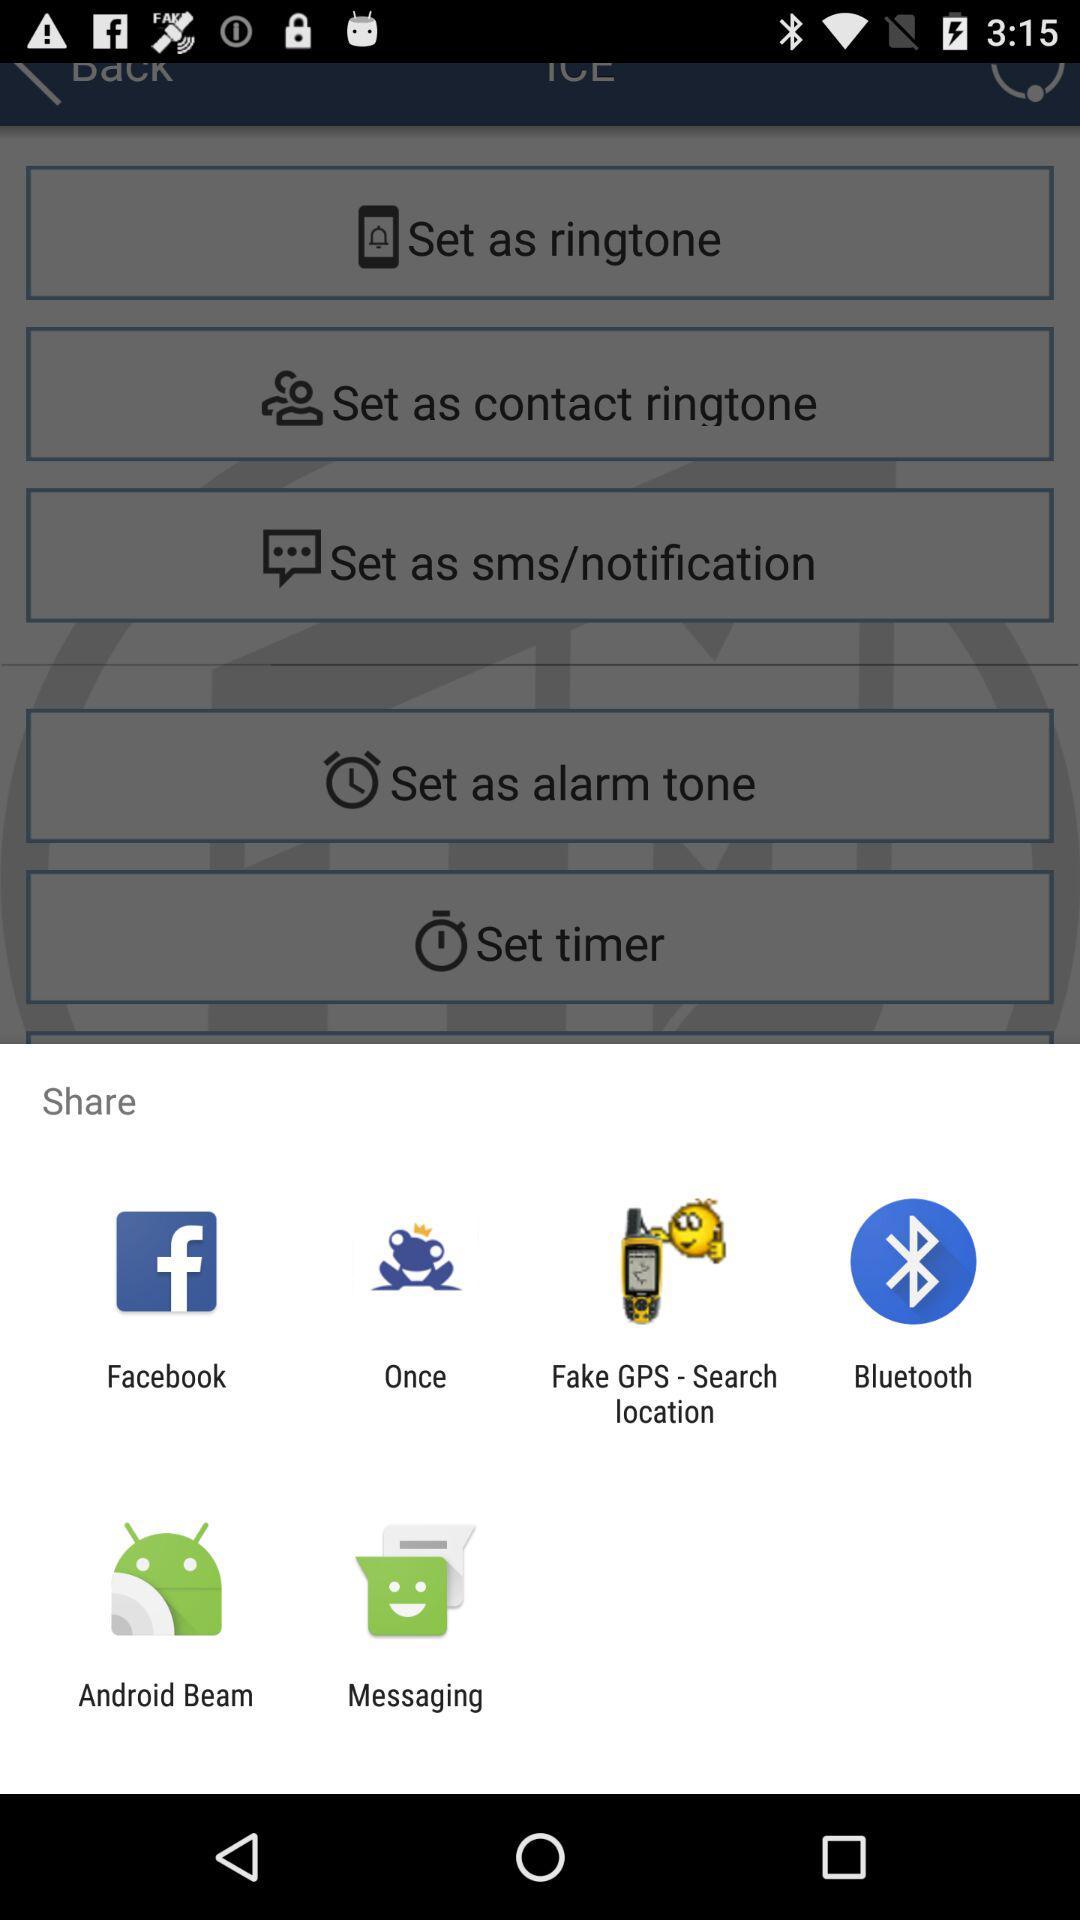 Image resolution: width=1080 pixels, height=1920 pixels. I want to click on the icon next to the facebook icon, so click(414, 1392).